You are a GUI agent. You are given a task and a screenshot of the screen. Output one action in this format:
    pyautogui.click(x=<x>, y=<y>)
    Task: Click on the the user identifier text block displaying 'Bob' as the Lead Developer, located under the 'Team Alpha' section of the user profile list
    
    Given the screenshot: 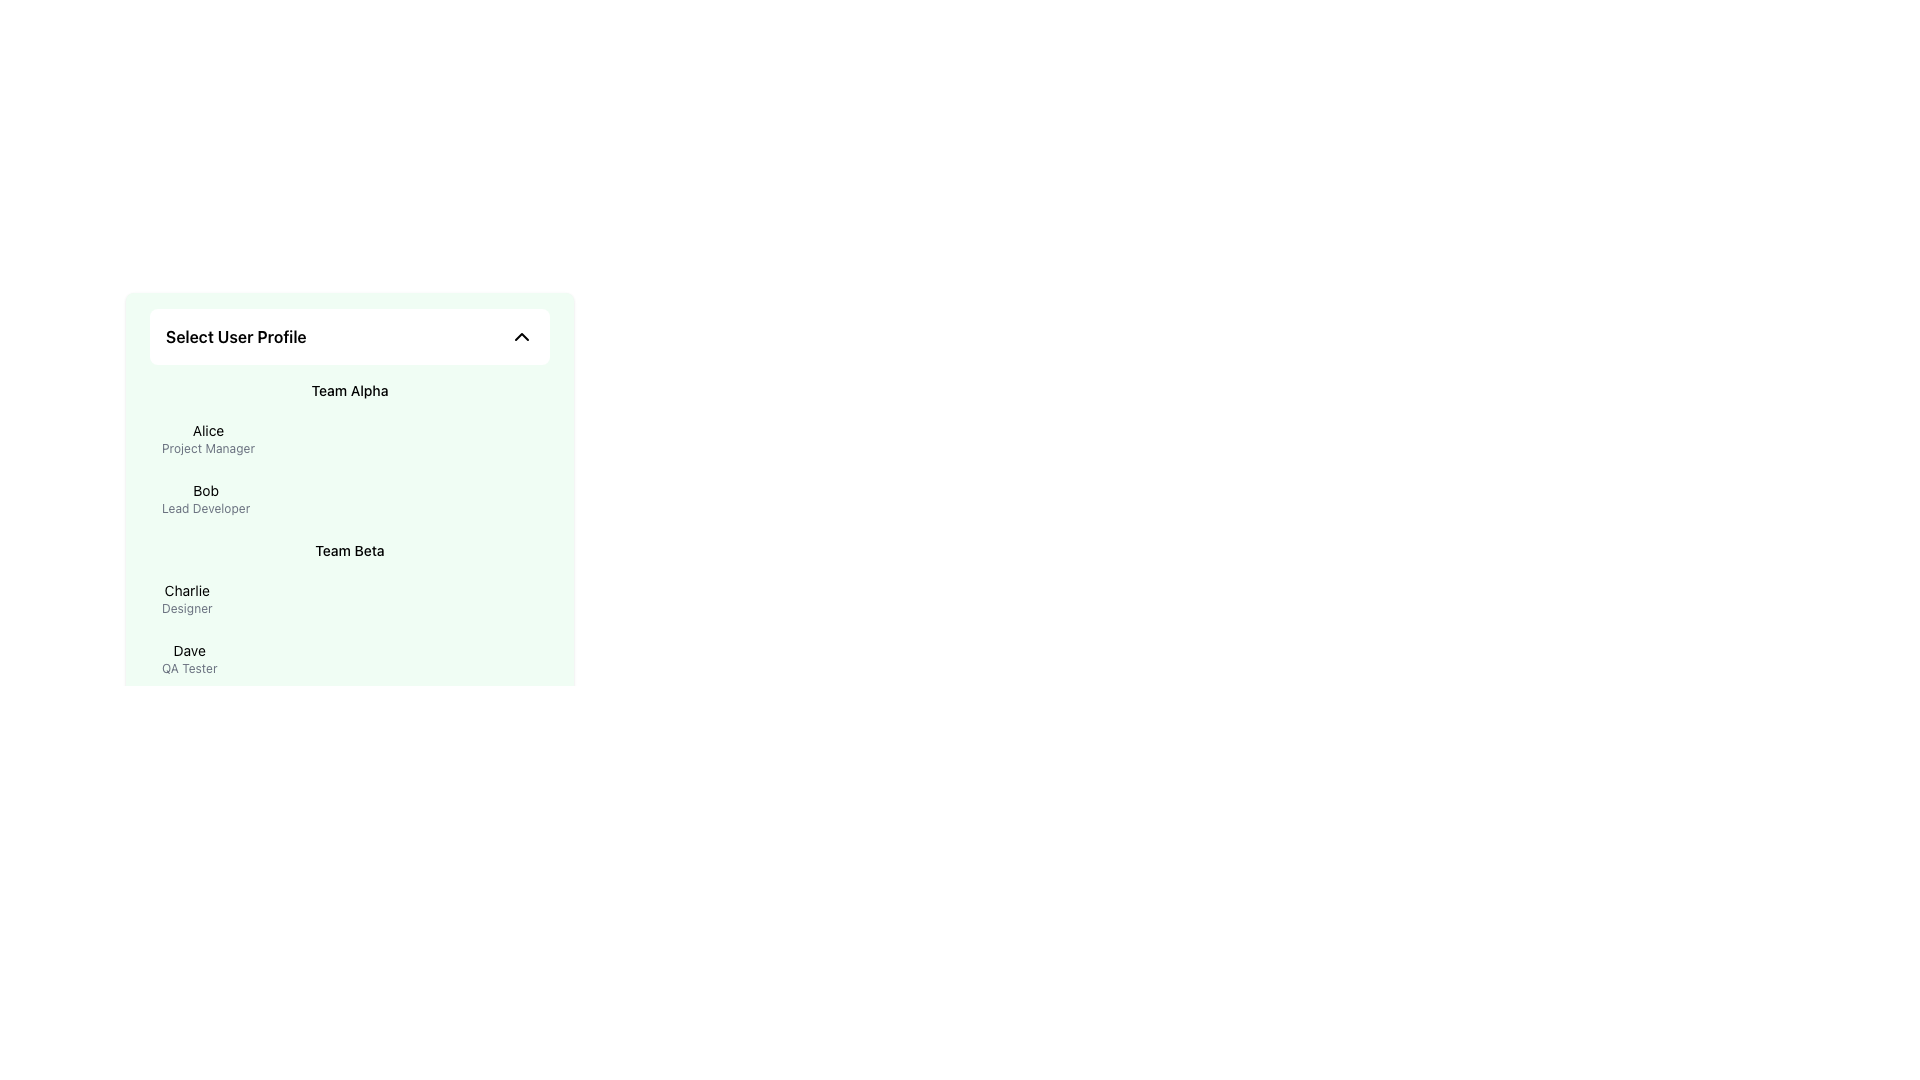 What is the action you would take?
    pyautogui.click(x=206, y=497)
    